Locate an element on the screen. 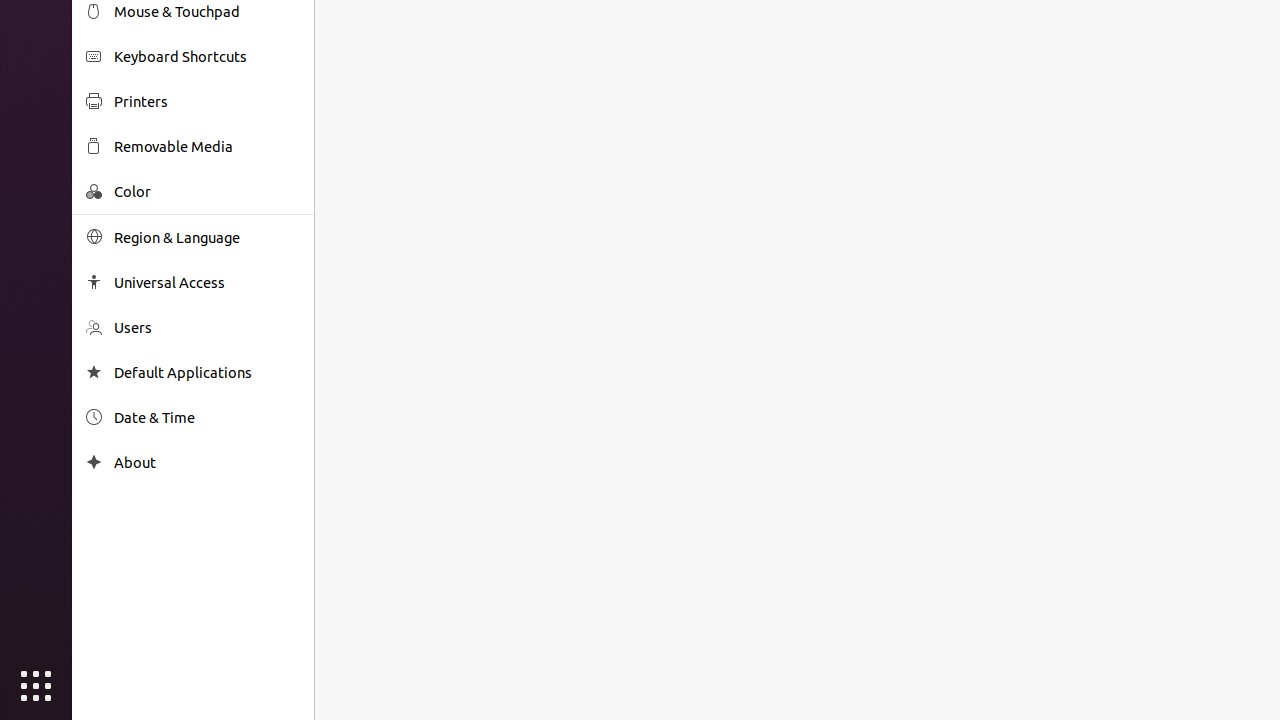  'Keyboard Shortcuts' is located at coordinates (206, 55).